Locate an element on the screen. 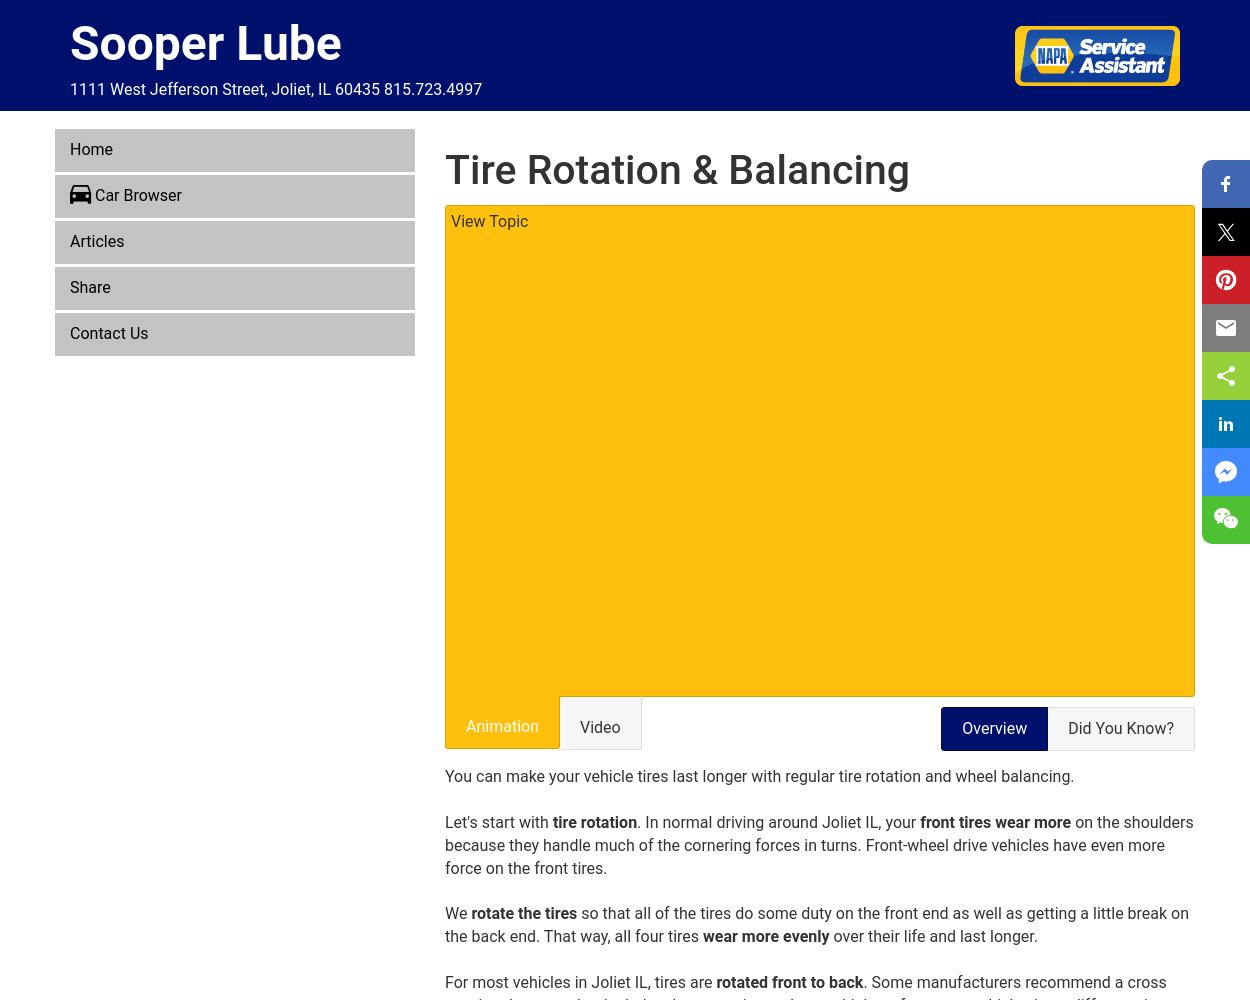  'Articles' is located at coordinates (96, 240).